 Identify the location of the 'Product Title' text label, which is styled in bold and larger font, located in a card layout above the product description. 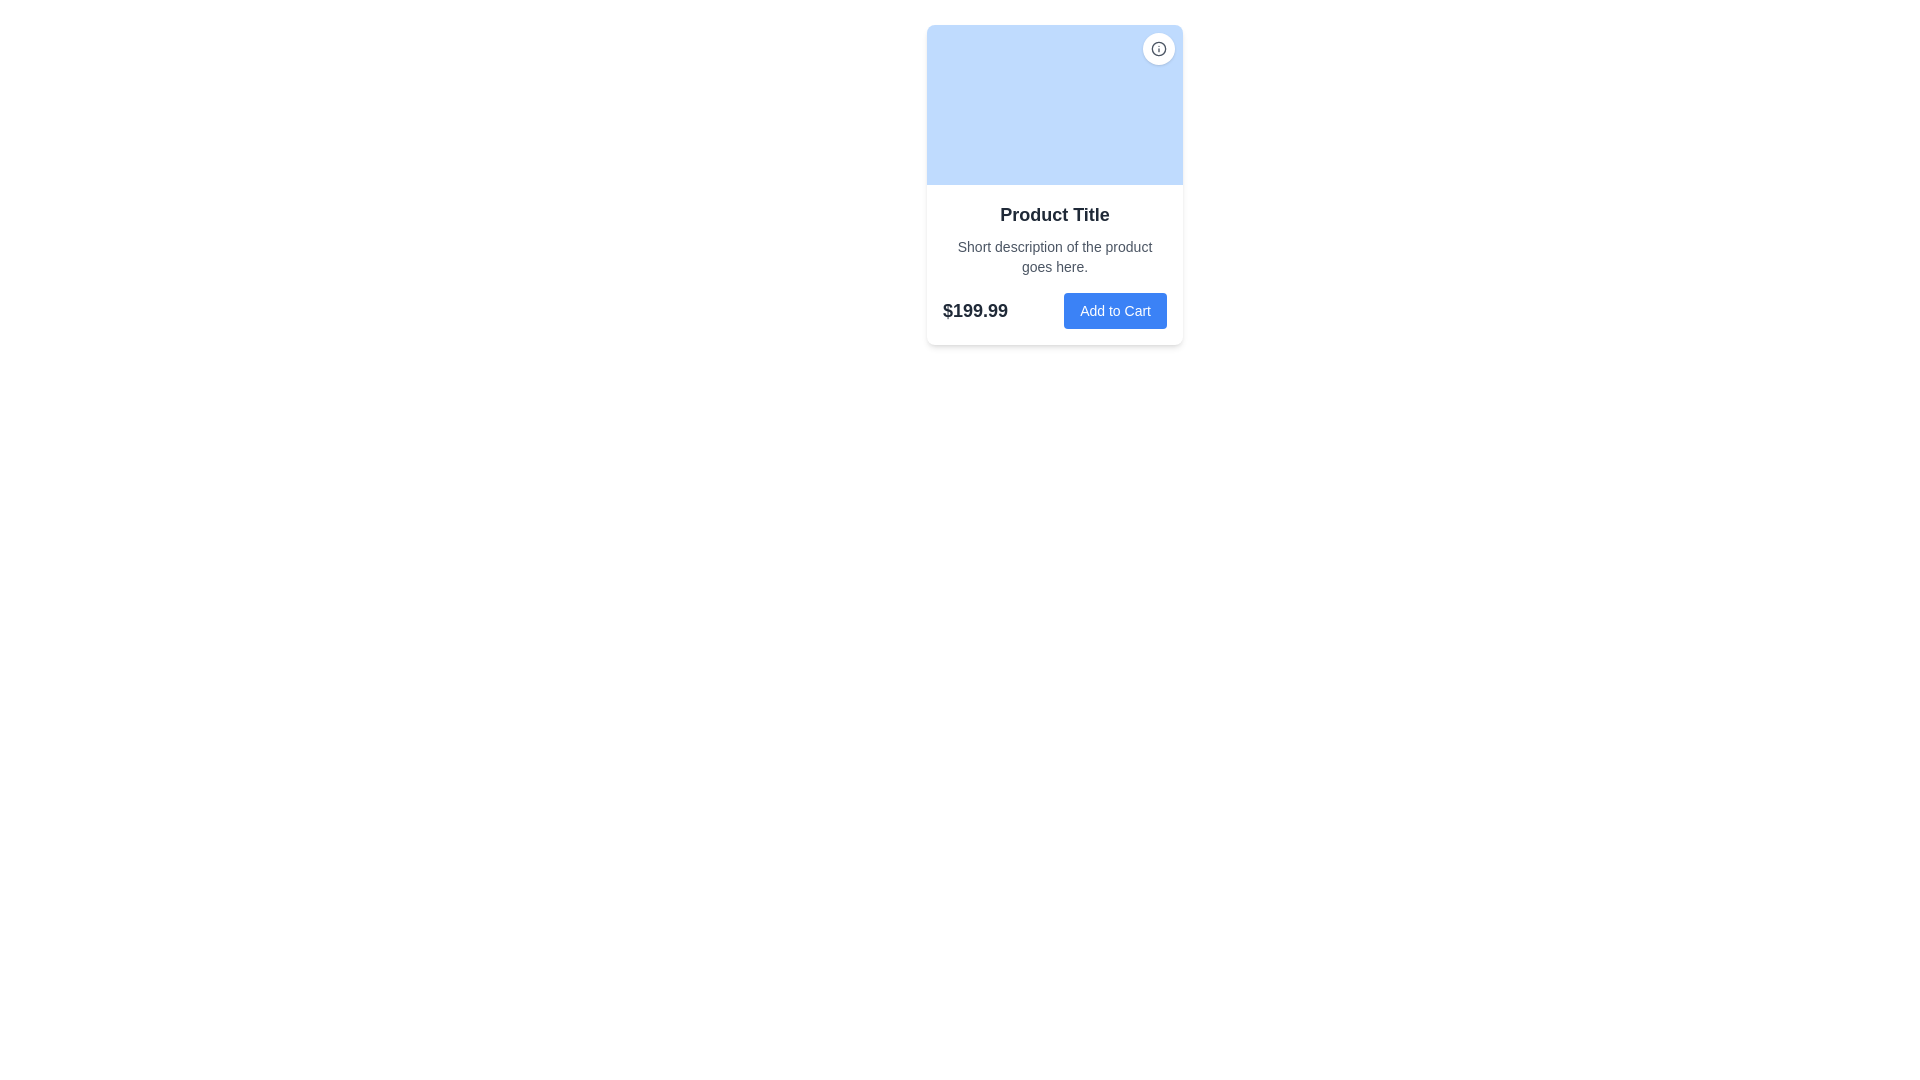
(1054, 215).